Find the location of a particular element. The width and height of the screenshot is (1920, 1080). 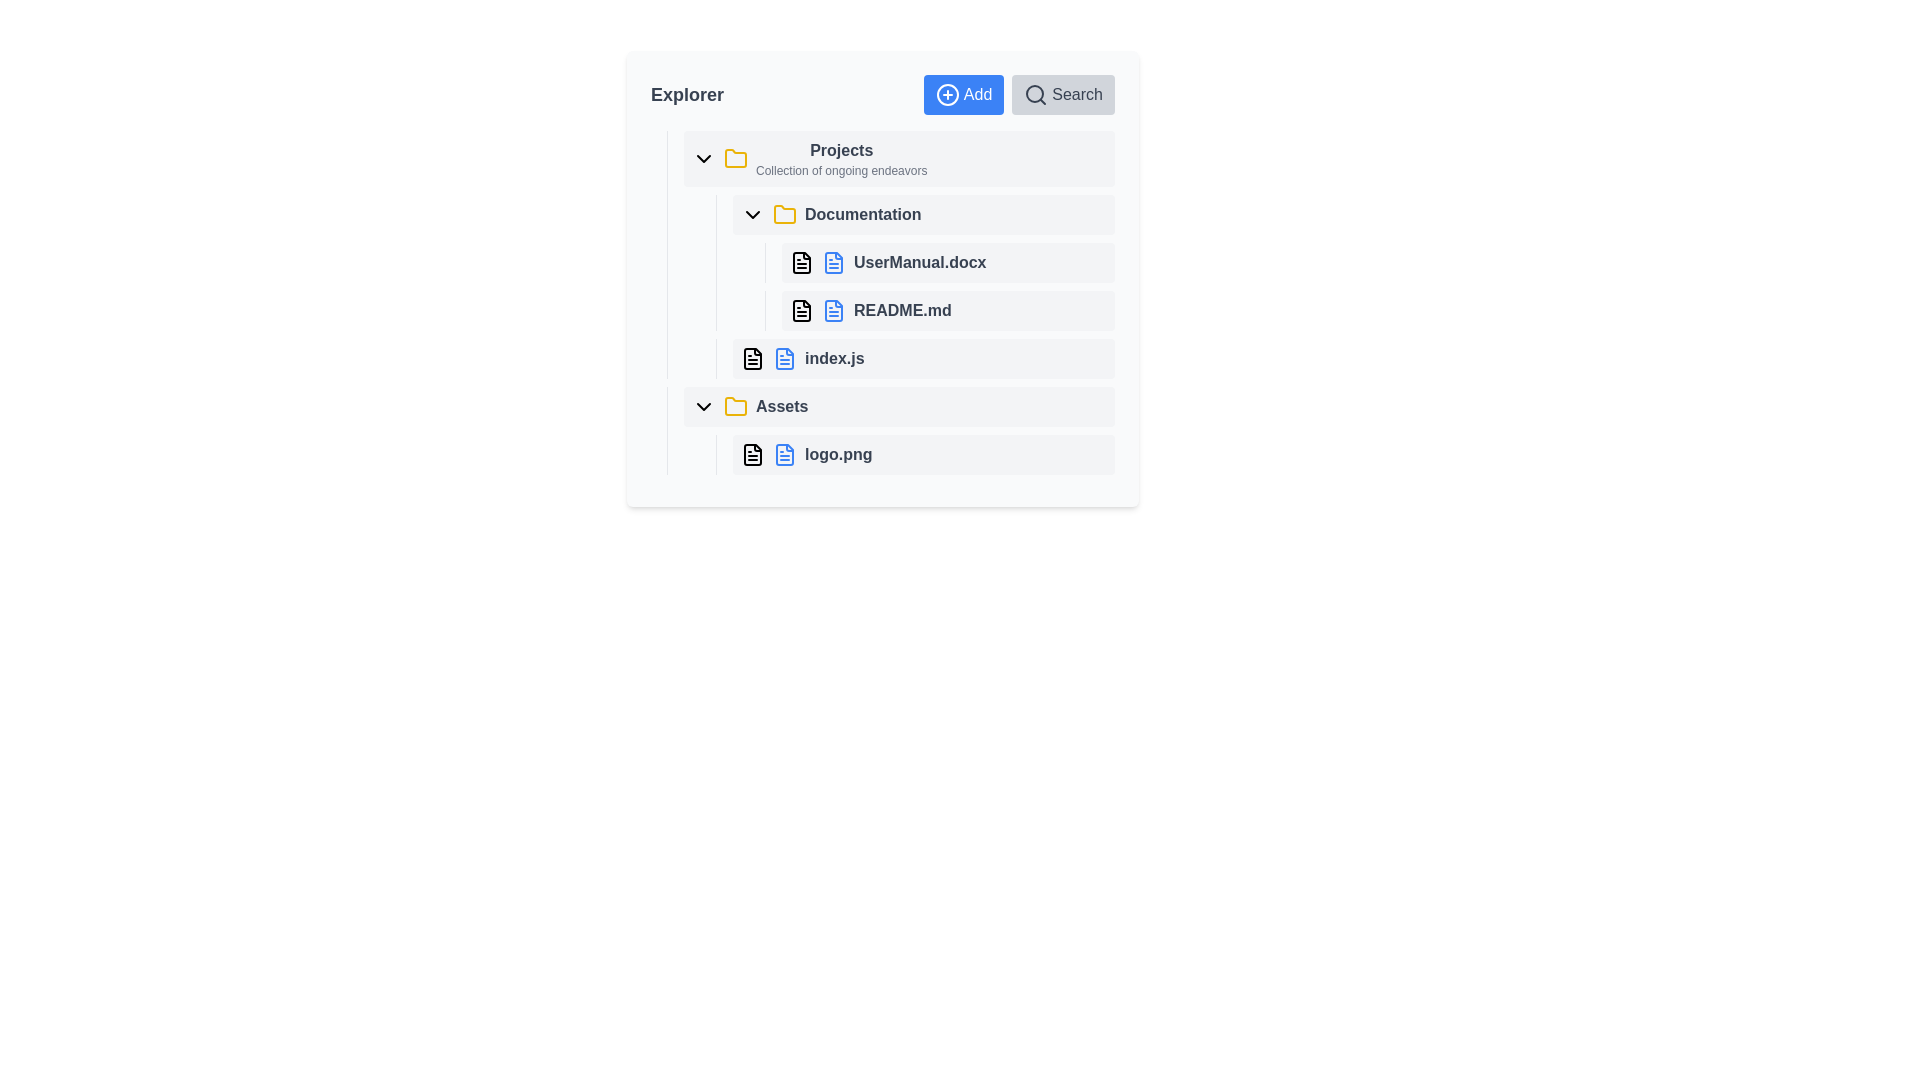

the yellow folder icon styled with a Lucide framework class, located next to the text 'Projects' in the Explorer interface is located at coordinates (734, 157).